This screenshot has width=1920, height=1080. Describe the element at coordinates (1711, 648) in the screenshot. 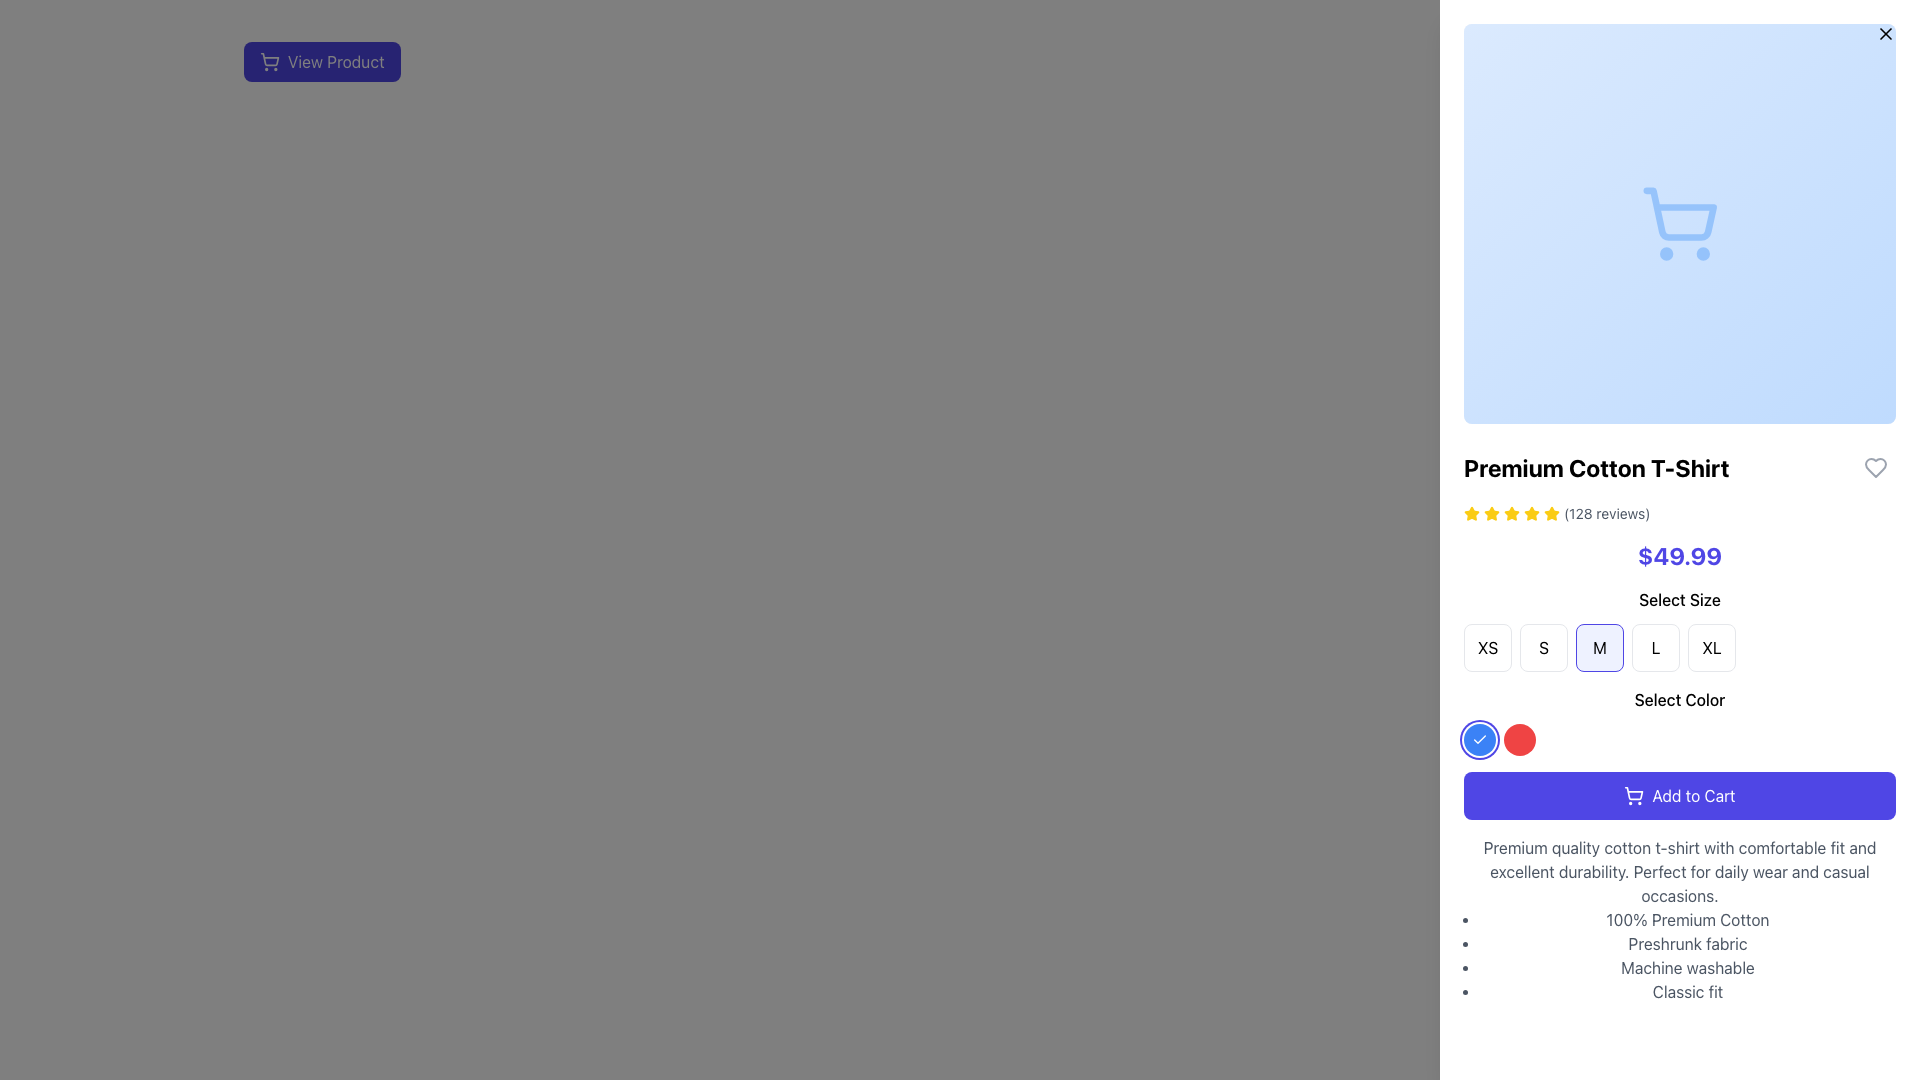

I see `the 'XL' size button` at that location.